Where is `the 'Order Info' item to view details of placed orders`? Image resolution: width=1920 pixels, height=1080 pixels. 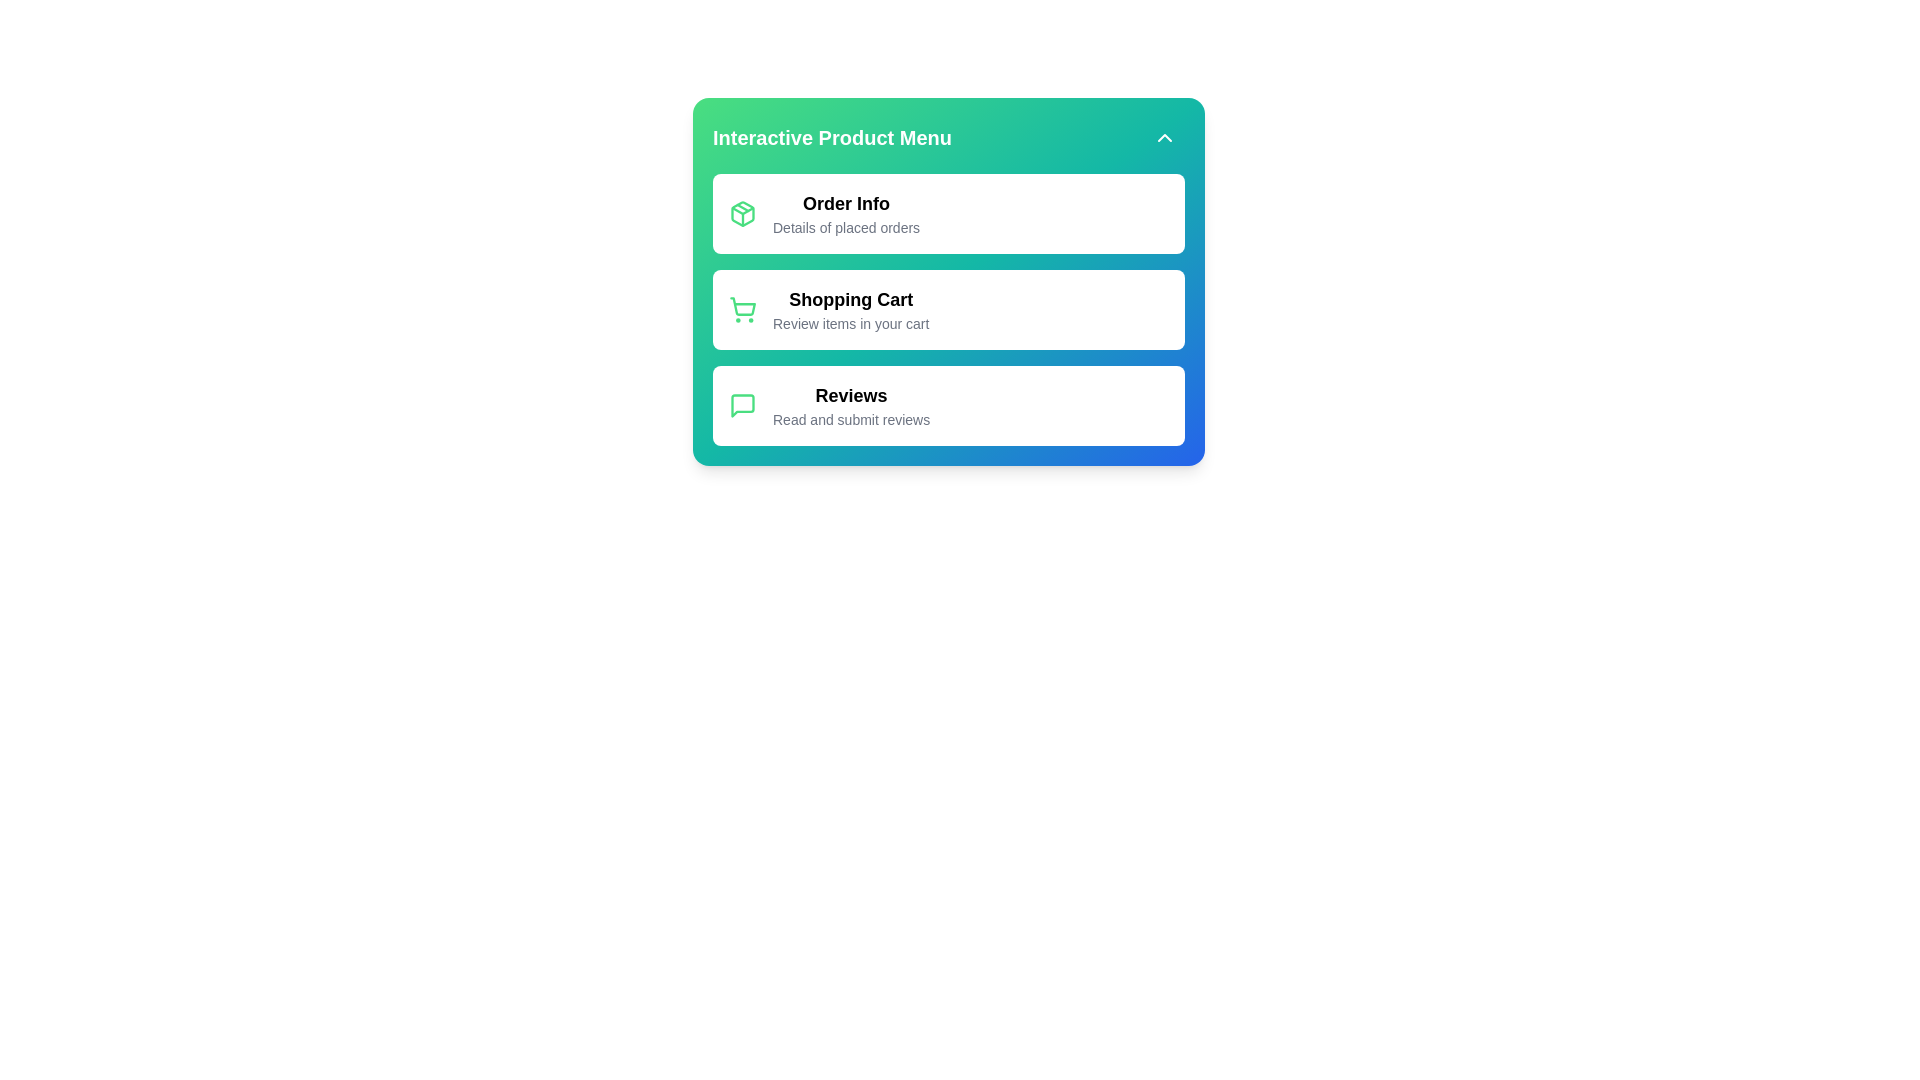
the 'Order Info' item to view details of placed orders is located at coordinates (846, 204).